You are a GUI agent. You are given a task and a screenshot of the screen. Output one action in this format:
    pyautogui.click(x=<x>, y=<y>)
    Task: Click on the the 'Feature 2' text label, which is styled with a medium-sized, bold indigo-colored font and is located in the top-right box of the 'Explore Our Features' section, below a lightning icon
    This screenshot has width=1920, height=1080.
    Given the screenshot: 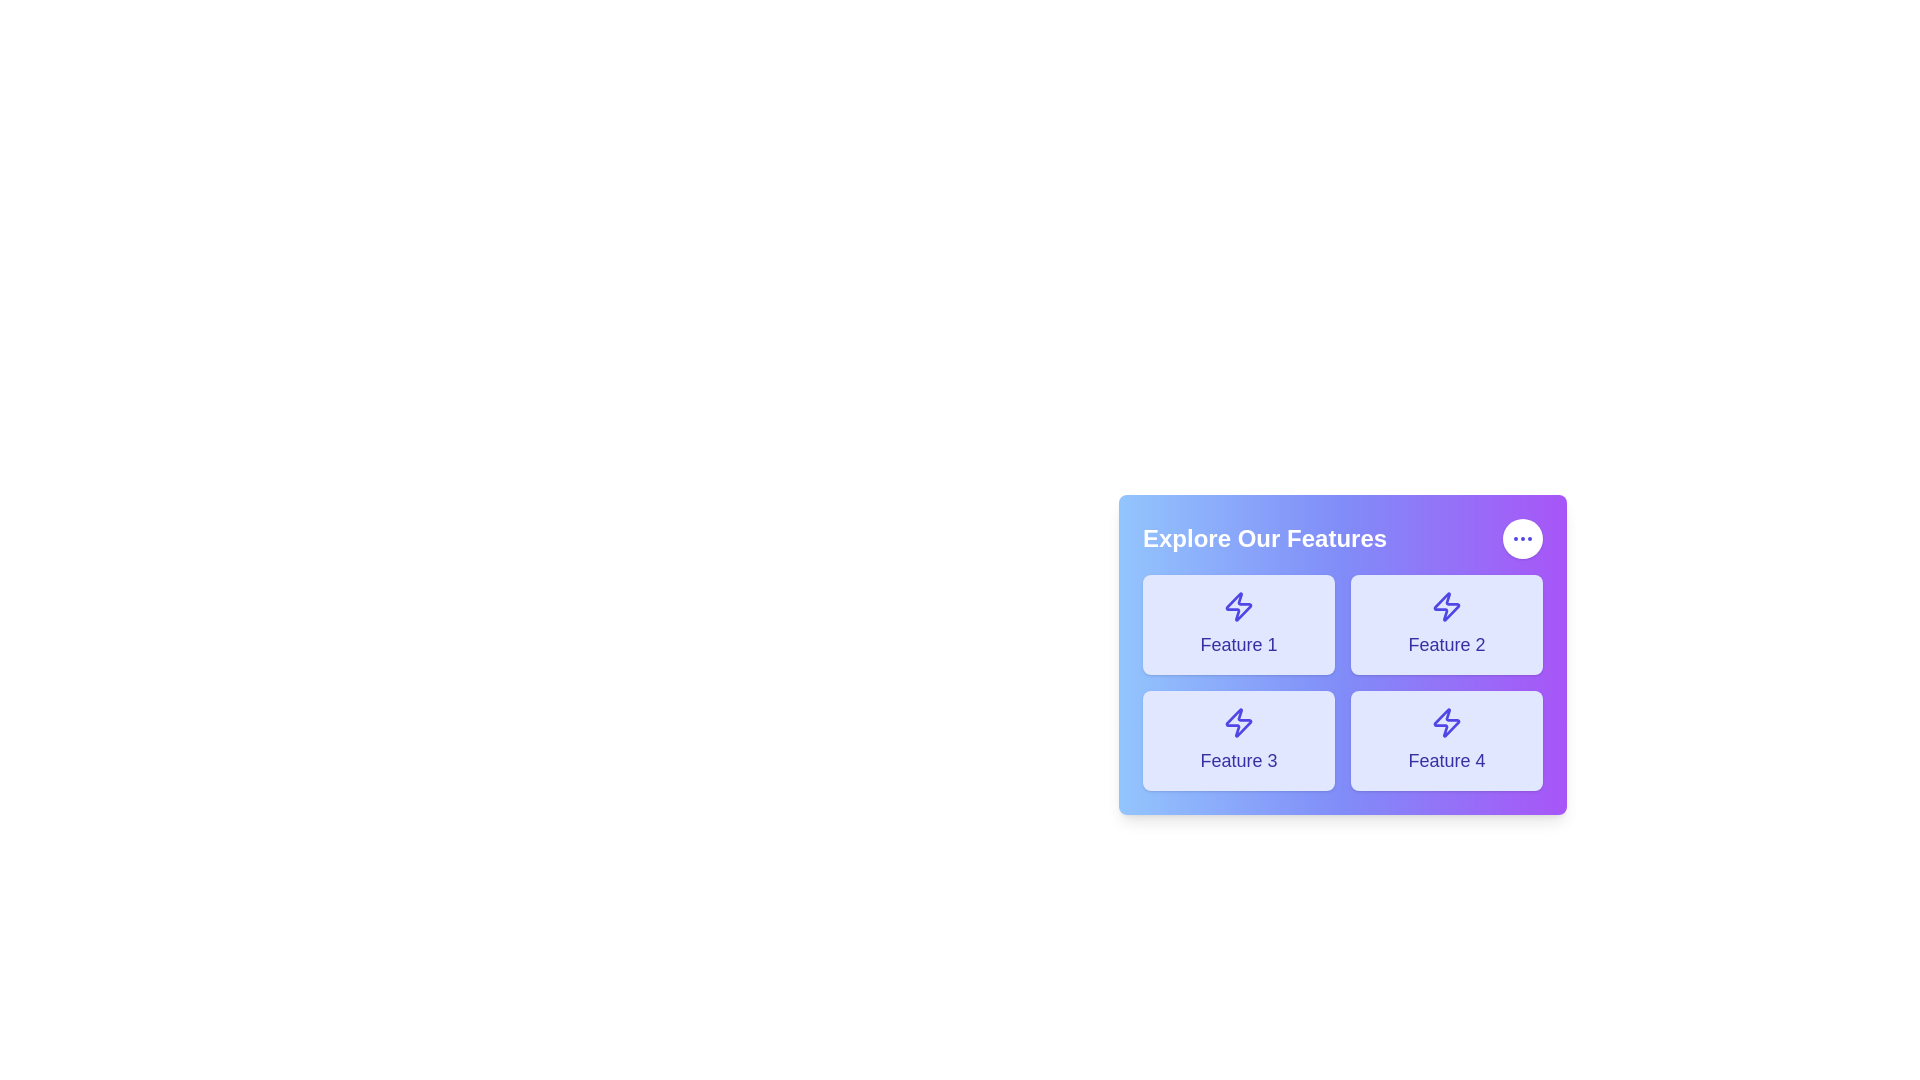 What is the action you would take?
    pyautogui.click(x=1446, y=644)
    